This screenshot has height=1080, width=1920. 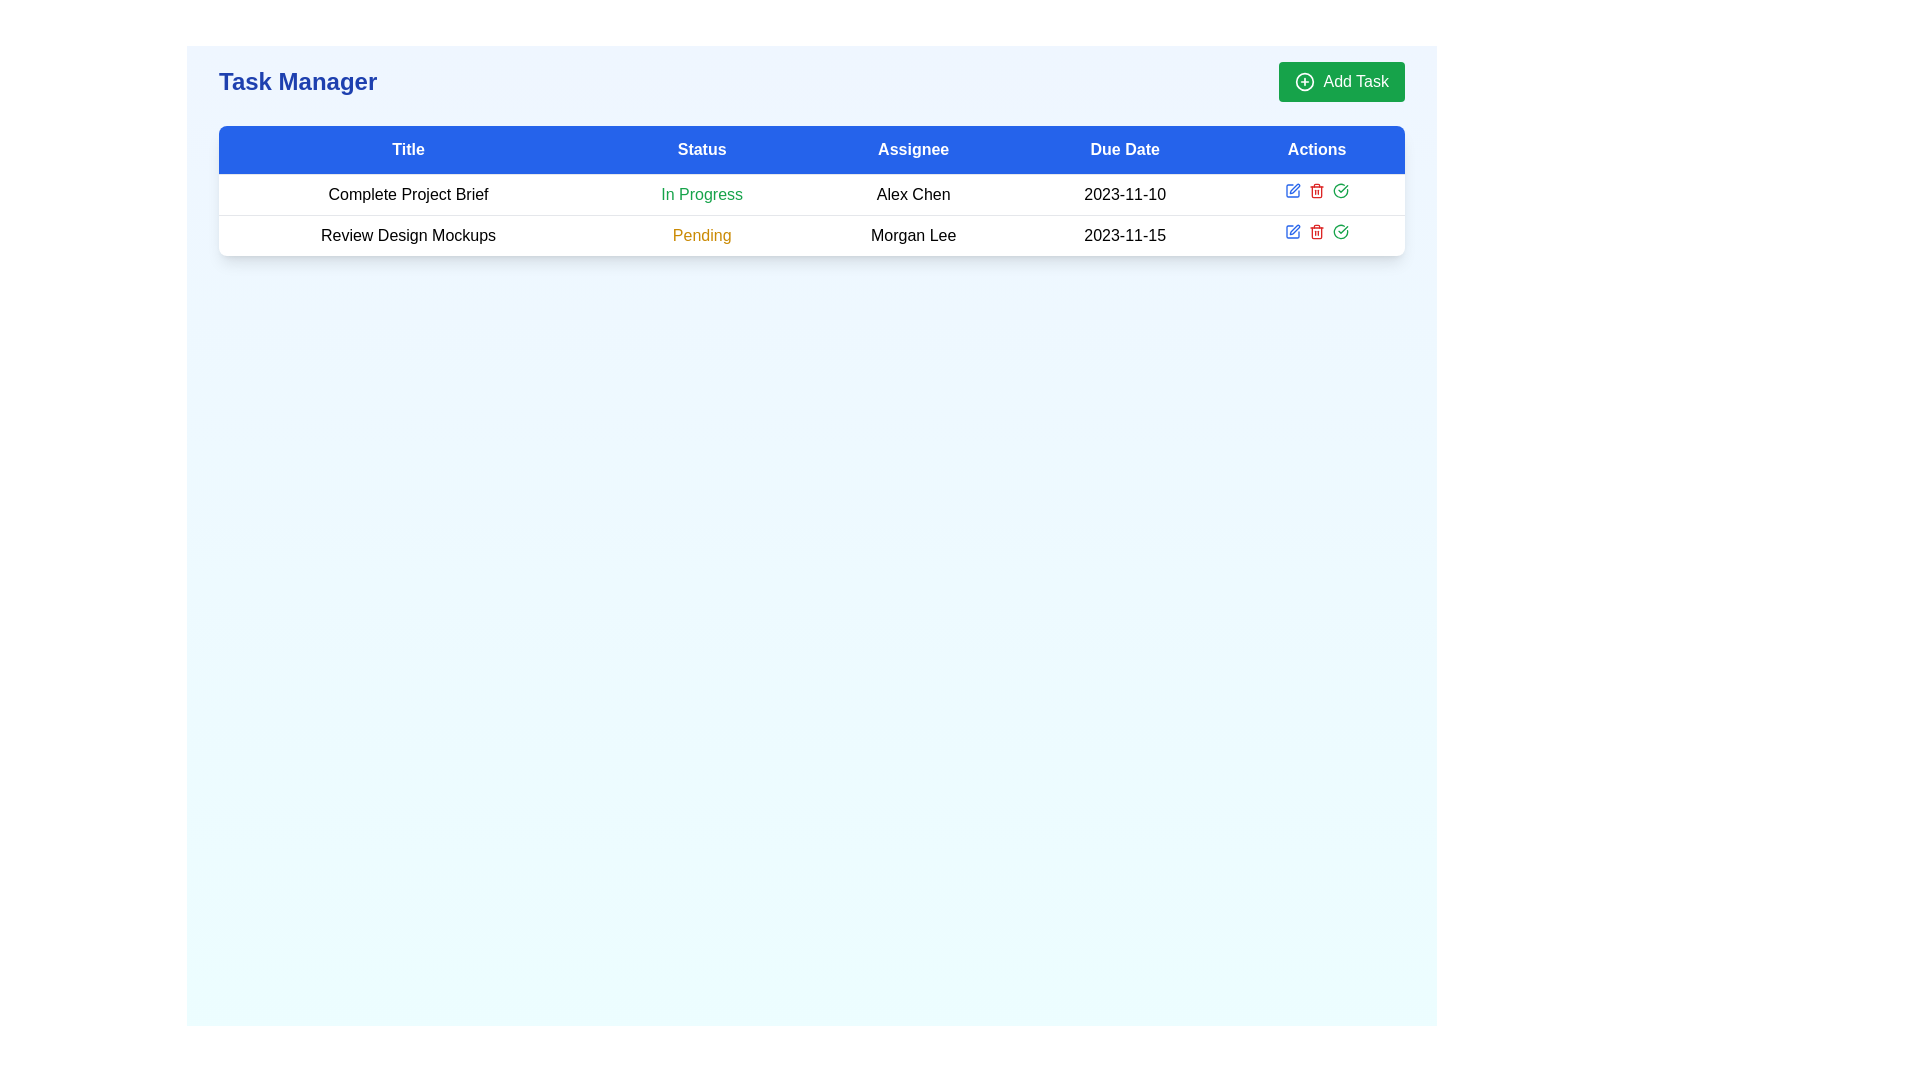 I want to click on the 'Add Task' icon located within the button in the top-right corner of the interface, positioned to the left of the 'Add Task' text, so click(x=1305, y=80).